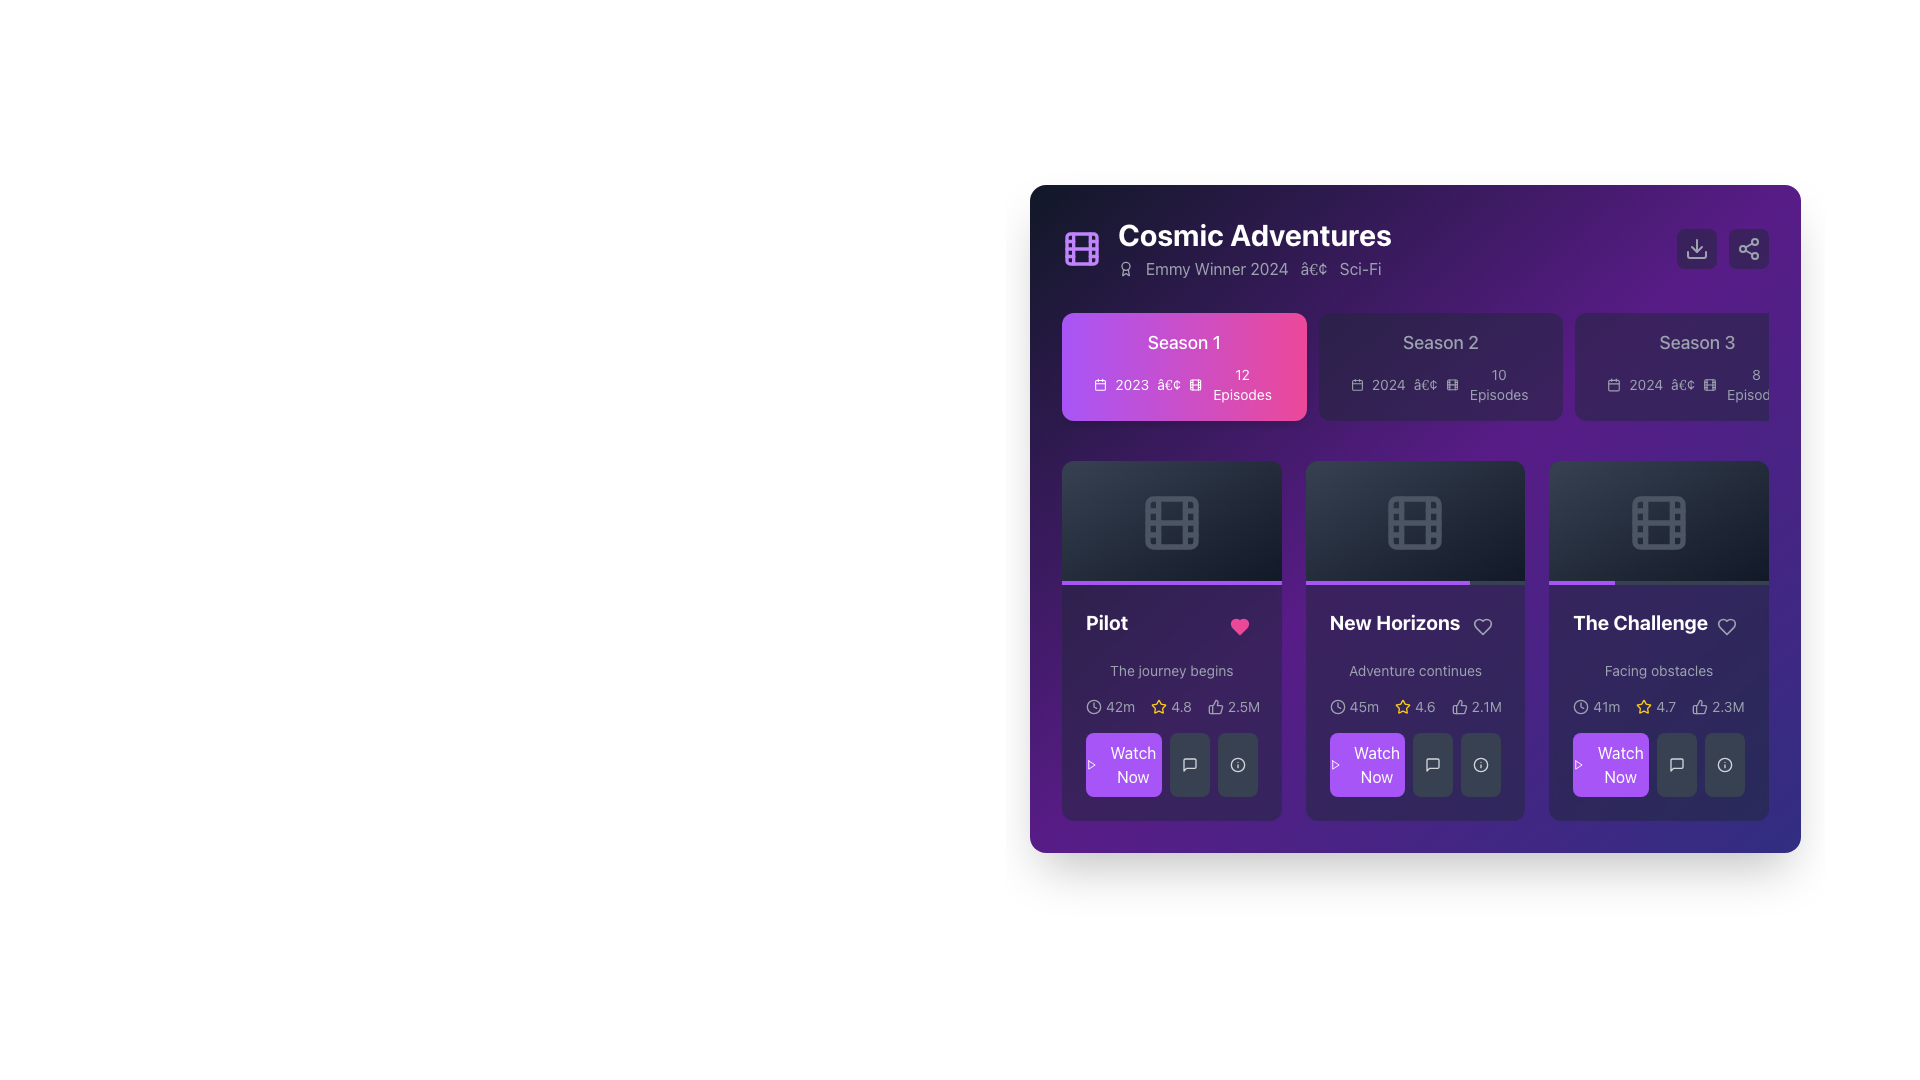 The image size is (1920, 1080). Describe the element at coordinates (1184, 366) in the screenshot. I see `the 'Season 1' interactive card, which is a card-like component with a gradient background from purple to pink, displaying 'Season 1' in white font` at that location.